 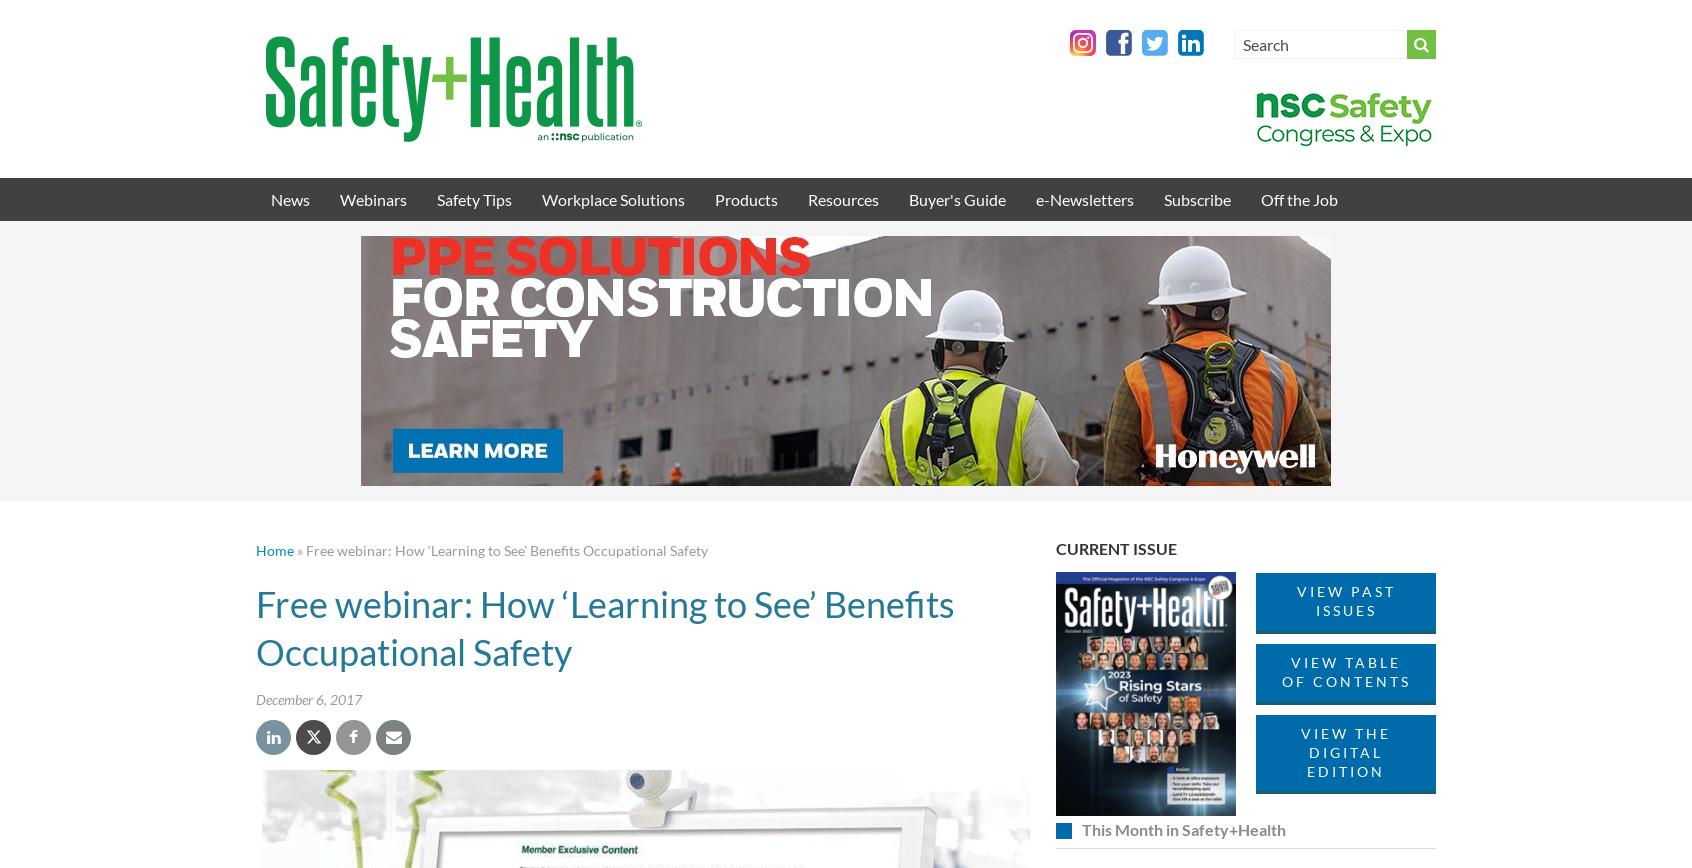 What do you see at coordinates (745, 199) in the screenshot?
I see `'Products'` at bounding box center [745, 199].